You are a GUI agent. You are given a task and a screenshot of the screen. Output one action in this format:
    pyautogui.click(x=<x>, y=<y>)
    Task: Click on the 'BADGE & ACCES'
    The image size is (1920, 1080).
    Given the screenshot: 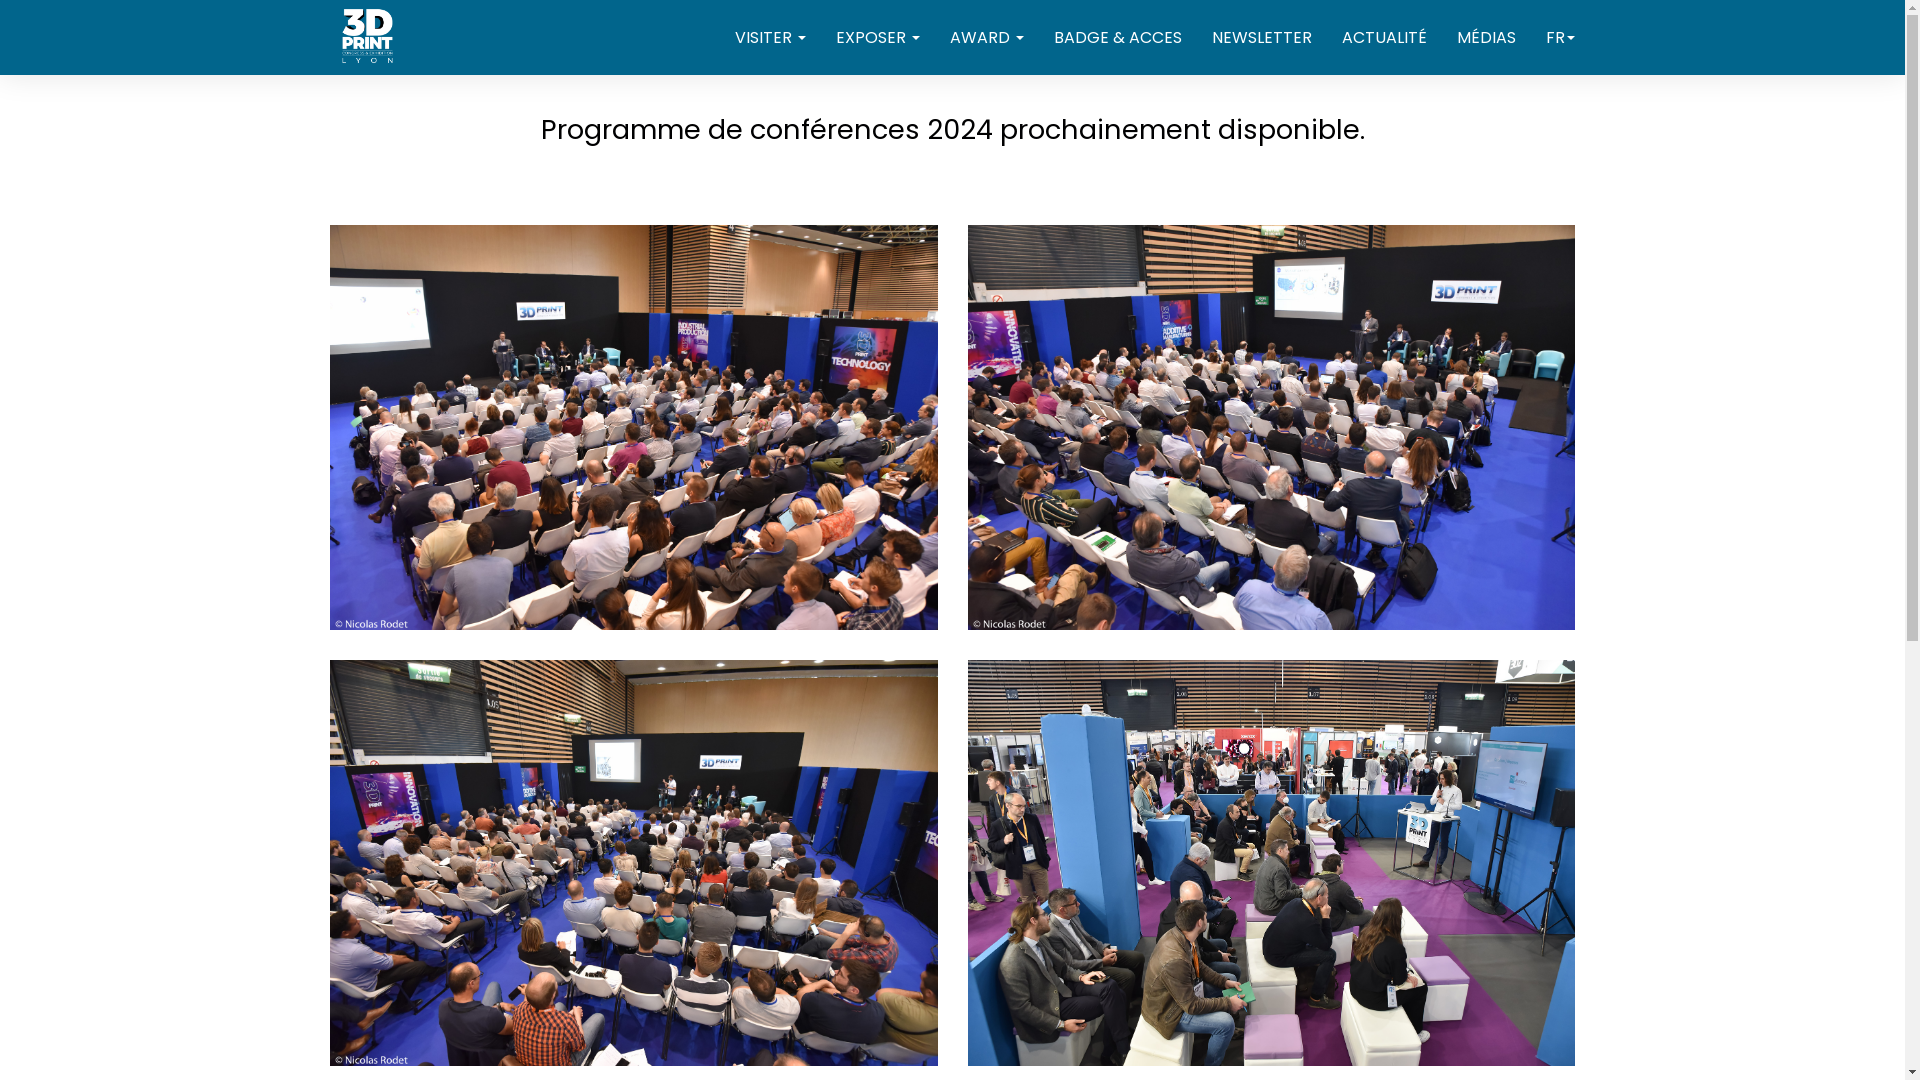 What is the action you would take?
    pyautogui.click(x=1117, y=38)
    